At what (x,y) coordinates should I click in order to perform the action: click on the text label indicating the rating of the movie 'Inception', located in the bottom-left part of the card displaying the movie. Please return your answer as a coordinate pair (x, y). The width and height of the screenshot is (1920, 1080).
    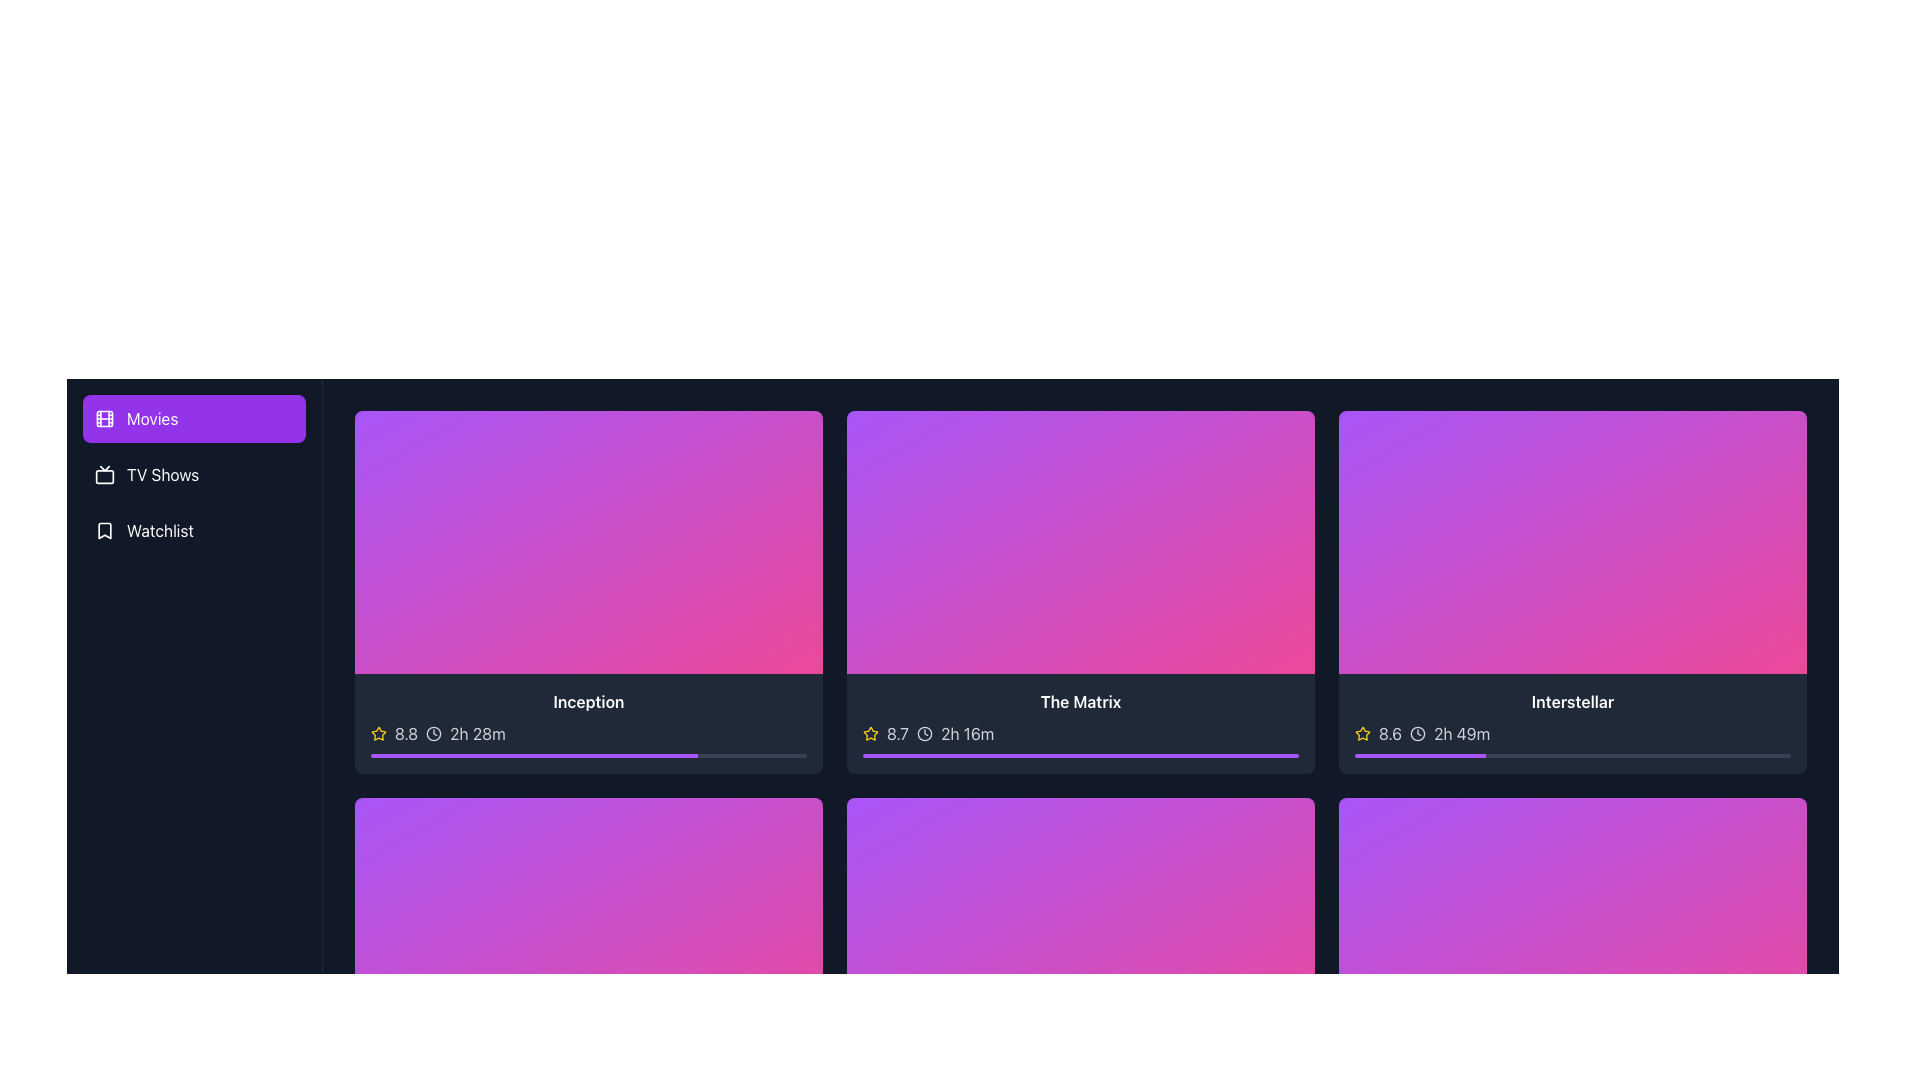
    Looking at the image, I should click on (405, 734).